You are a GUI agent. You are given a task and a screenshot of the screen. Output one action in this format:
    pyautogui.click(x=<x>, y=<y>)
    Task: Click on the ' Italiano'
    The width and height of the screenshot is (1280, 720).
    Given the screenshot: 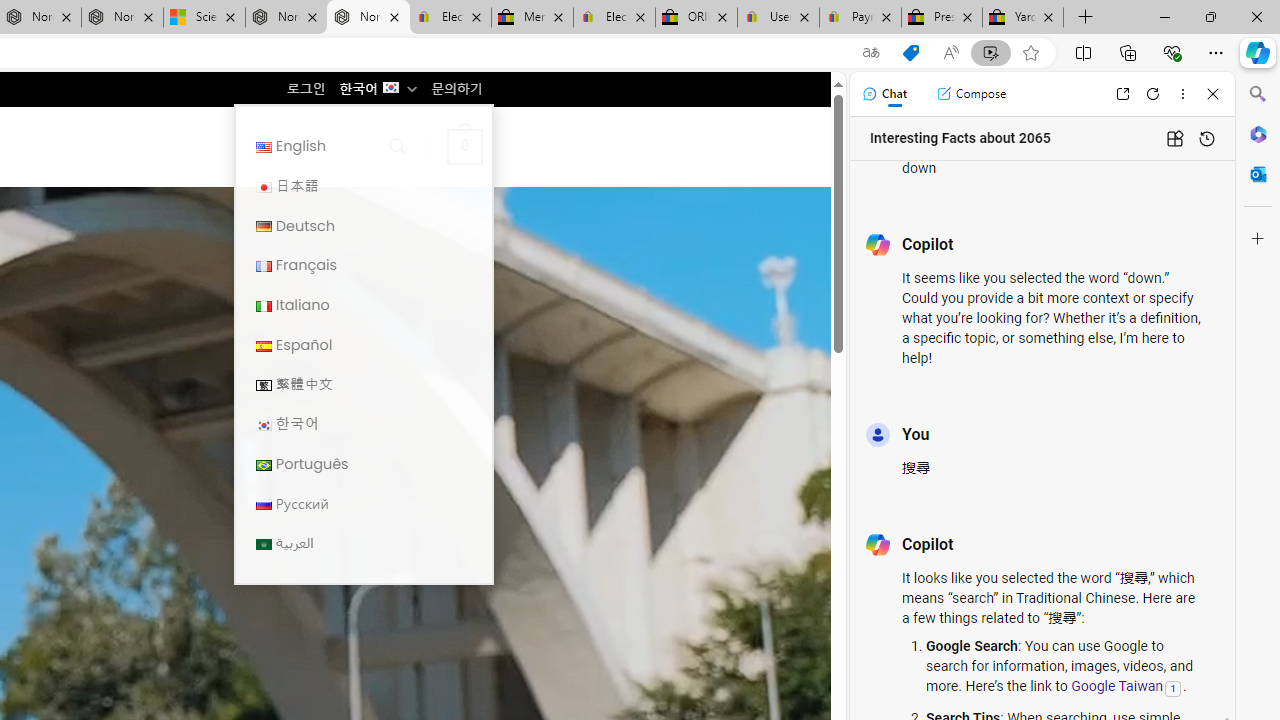 What is the action you would take?
    pyautogui.click(x=363, y=304)
    